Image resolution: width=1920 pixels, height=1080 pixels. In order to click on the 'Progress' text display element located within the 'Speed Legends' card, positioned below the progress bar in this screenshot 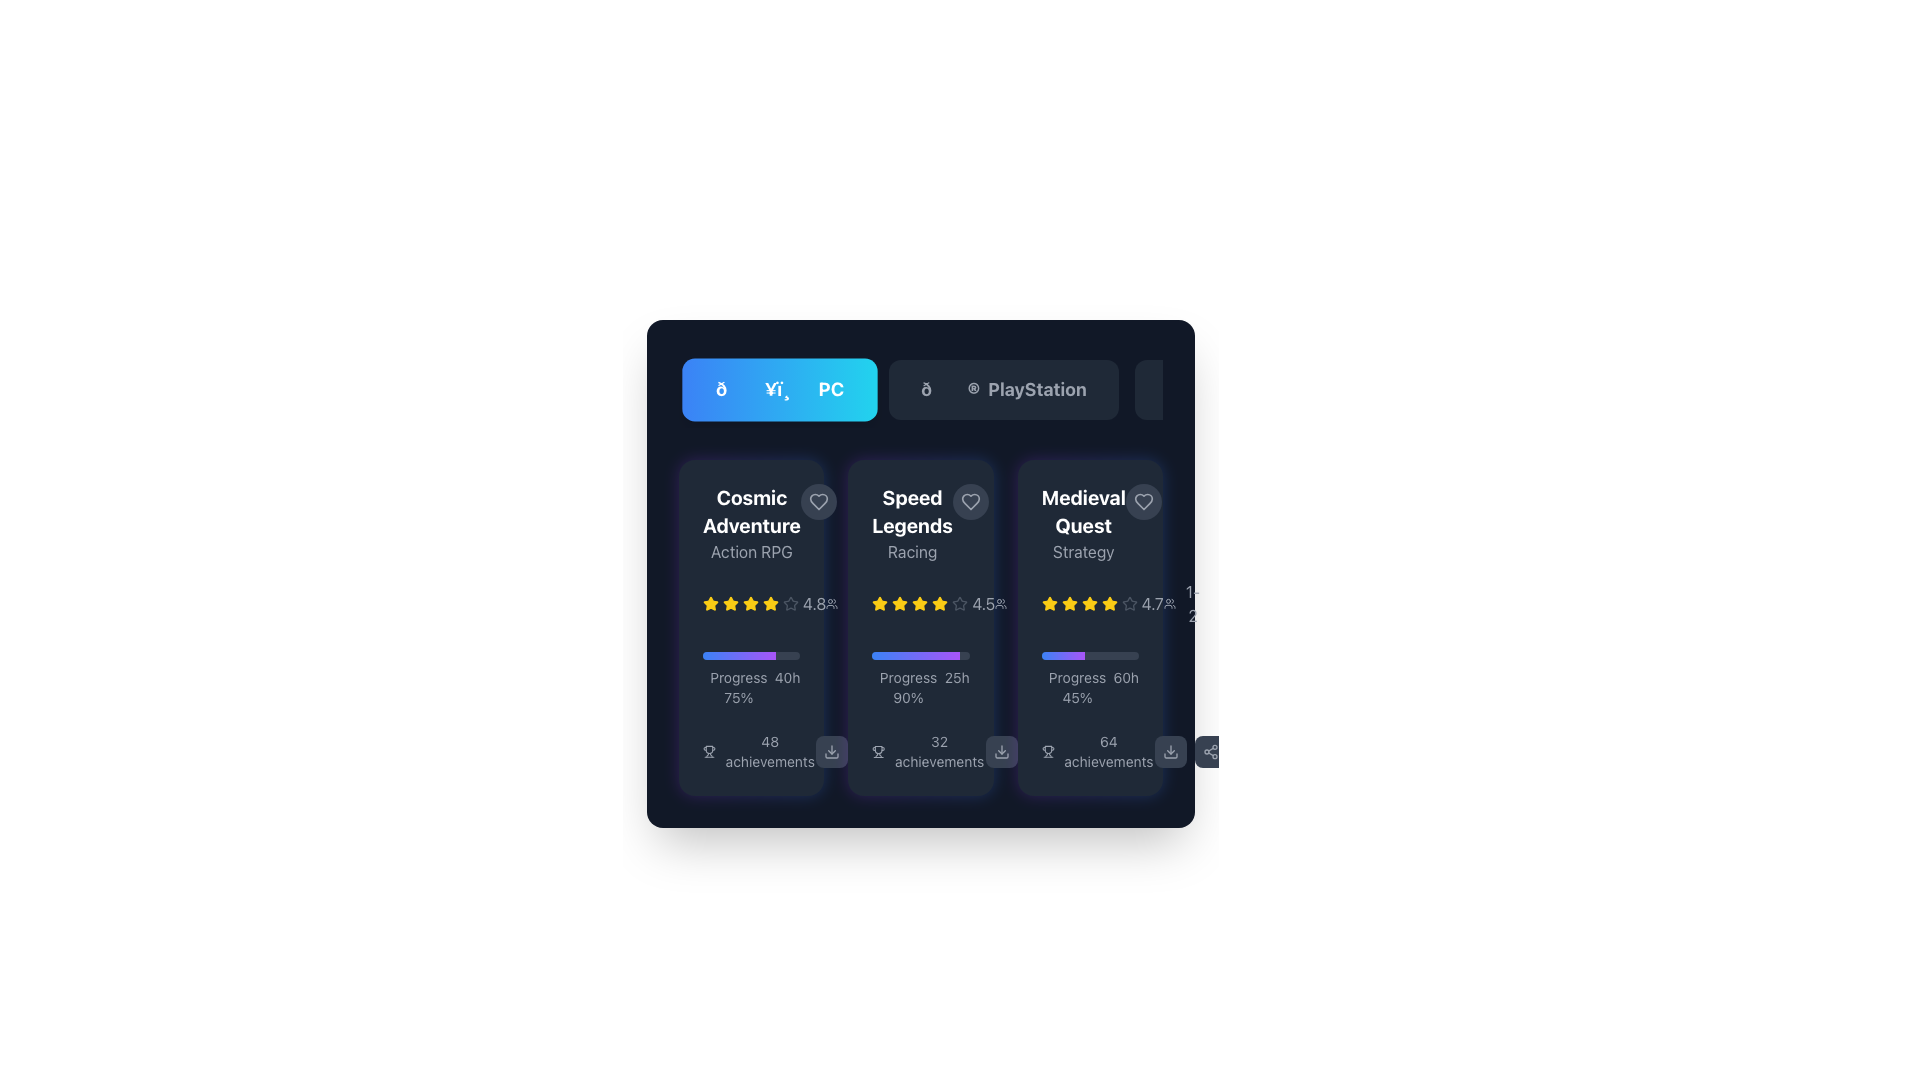, I will do `click(920, 686)`.